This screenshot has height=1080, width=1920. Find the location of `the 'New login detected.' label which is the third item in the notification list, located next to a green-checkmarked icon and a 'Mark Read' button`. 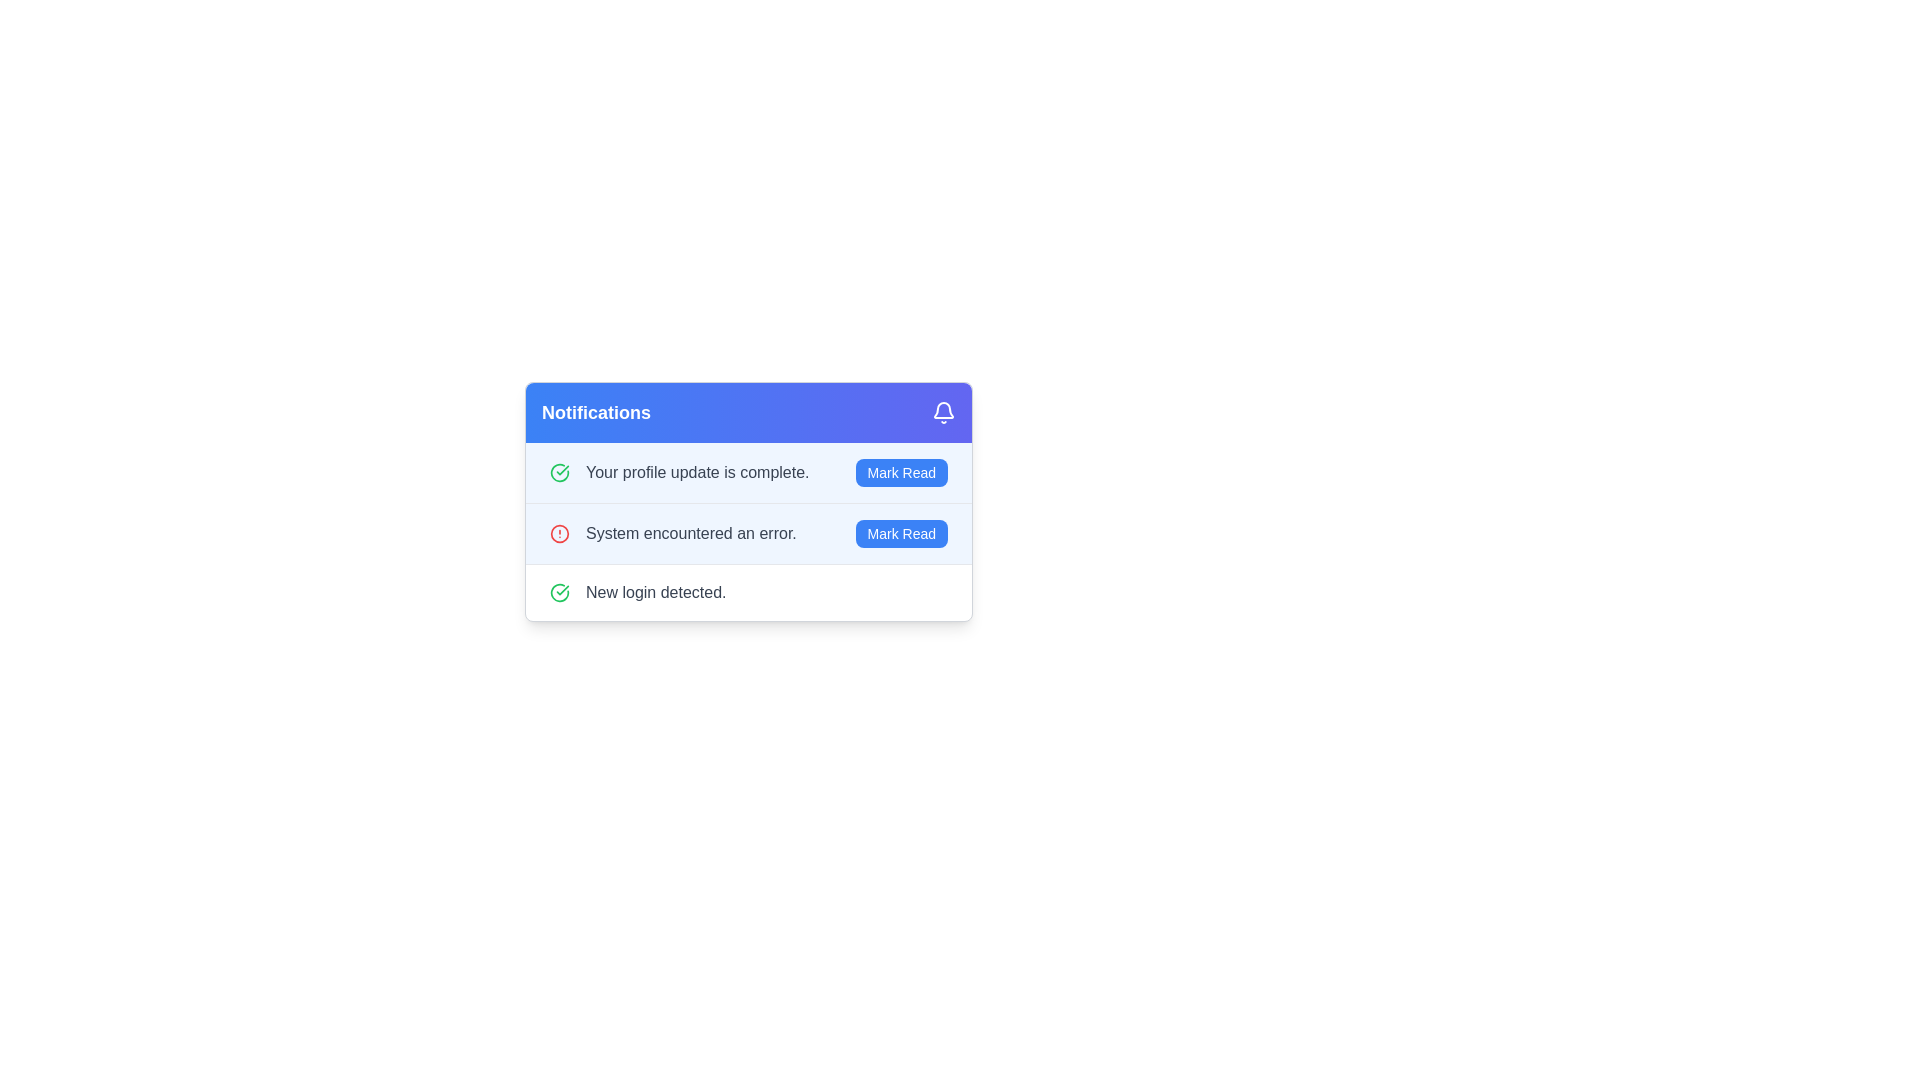

the 'New login detected.' label which is the third item in the notification list, located next to a green-checkmarked icon and a 'Mark Read' button is located at coordinates (656, 592).